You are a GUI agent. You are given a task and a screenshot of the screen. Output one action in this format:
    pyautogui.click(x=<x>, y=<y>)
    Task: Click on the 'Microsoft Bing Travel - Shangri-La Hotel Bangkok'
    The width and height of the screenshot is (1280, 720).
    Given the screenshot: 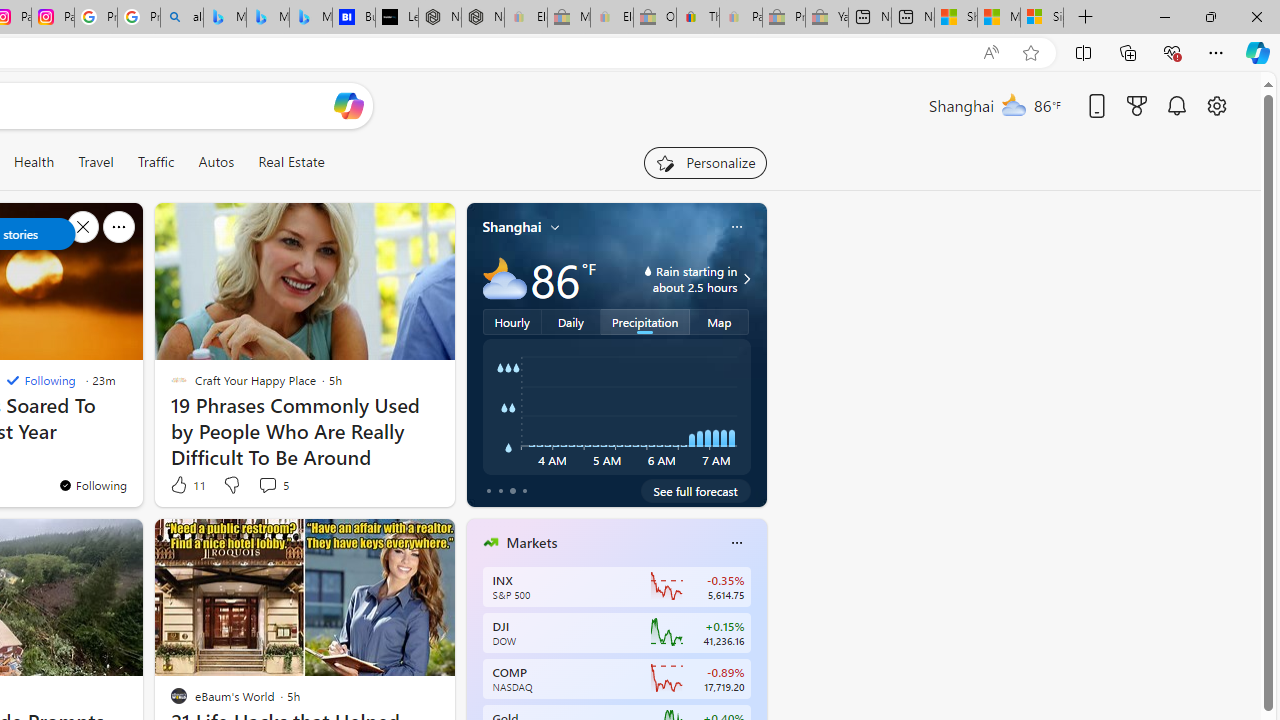 What is the action you would take?
    pyautogui.click(x=310, y=17)
    